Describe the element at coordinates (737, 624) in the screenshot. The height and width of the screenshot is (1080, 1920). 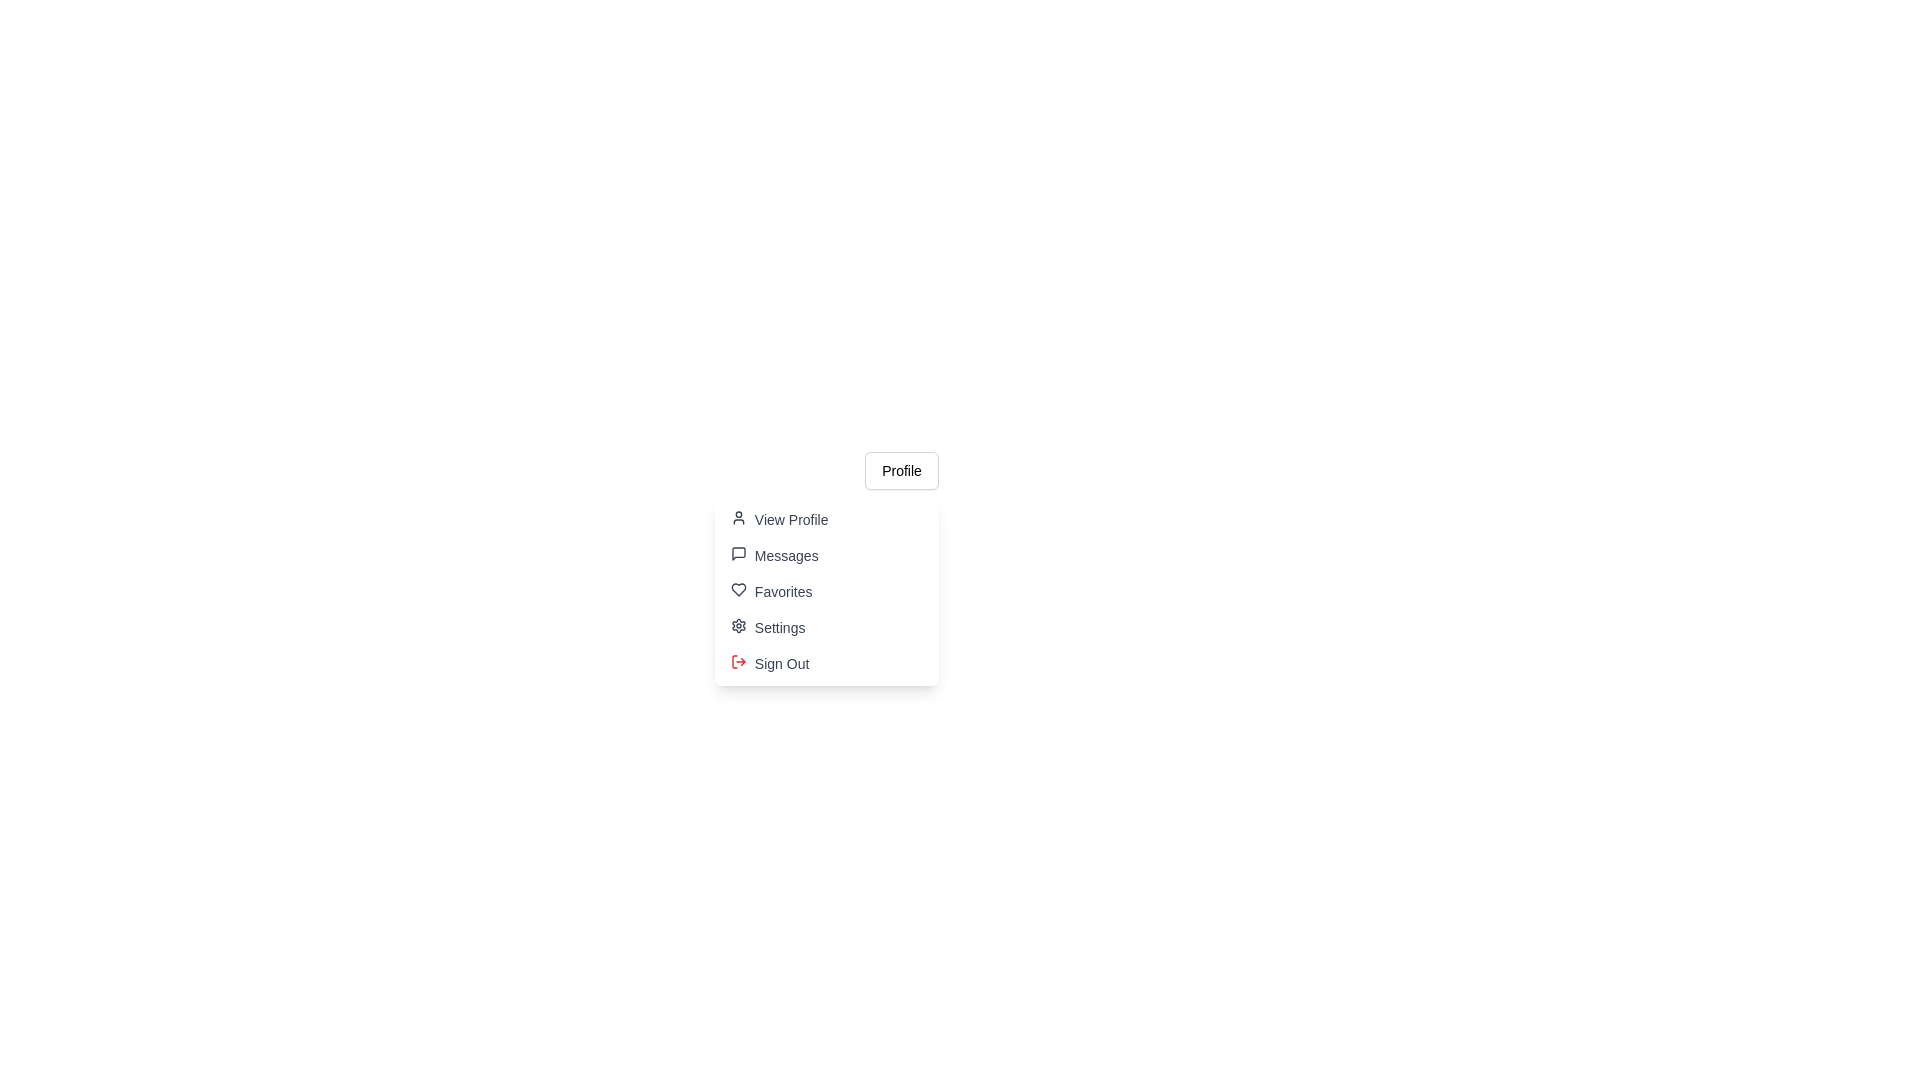
I see `the gear icon representing settings in the dropdown menu, which is positioned to the left of the 'Settings' text` at that location.